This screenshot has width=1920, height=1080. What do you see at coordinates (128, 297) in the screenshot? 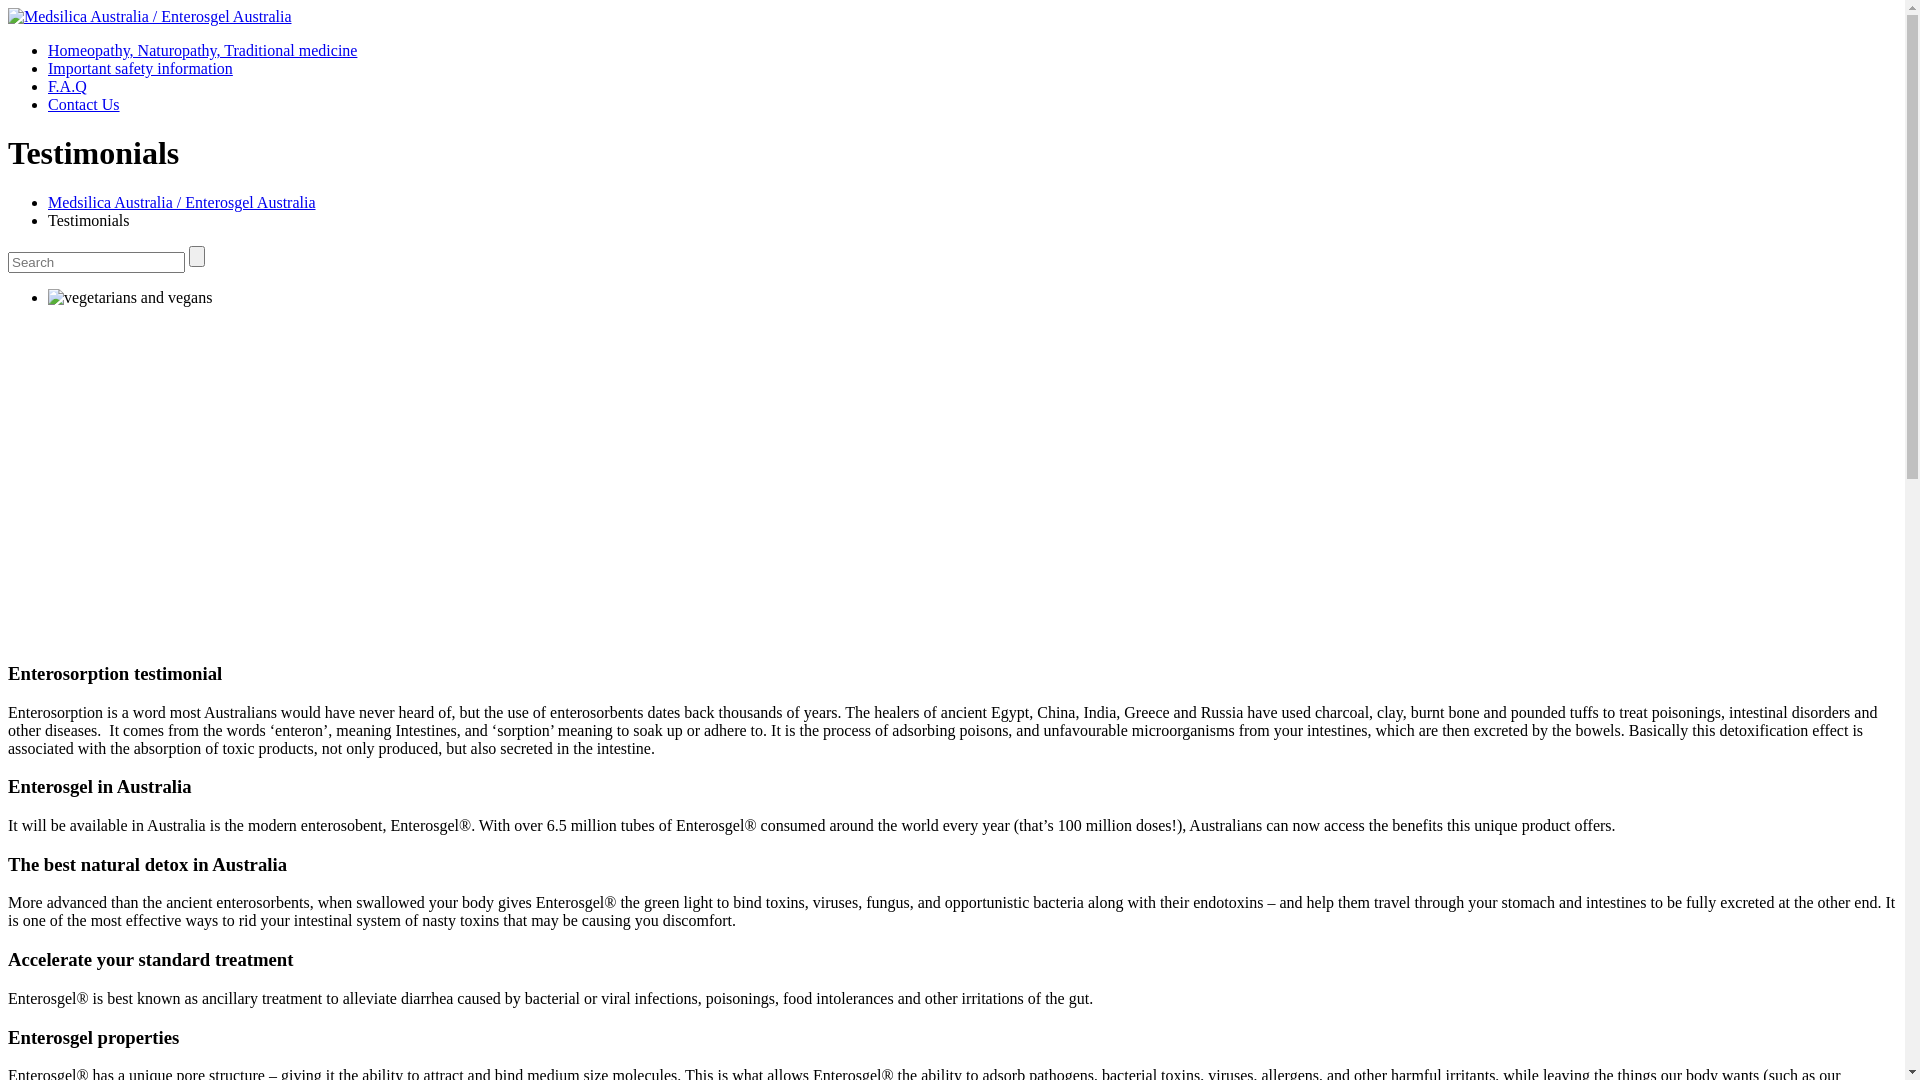
I see `'Enterosgel sugar free'` at bounding box center [128, 297].